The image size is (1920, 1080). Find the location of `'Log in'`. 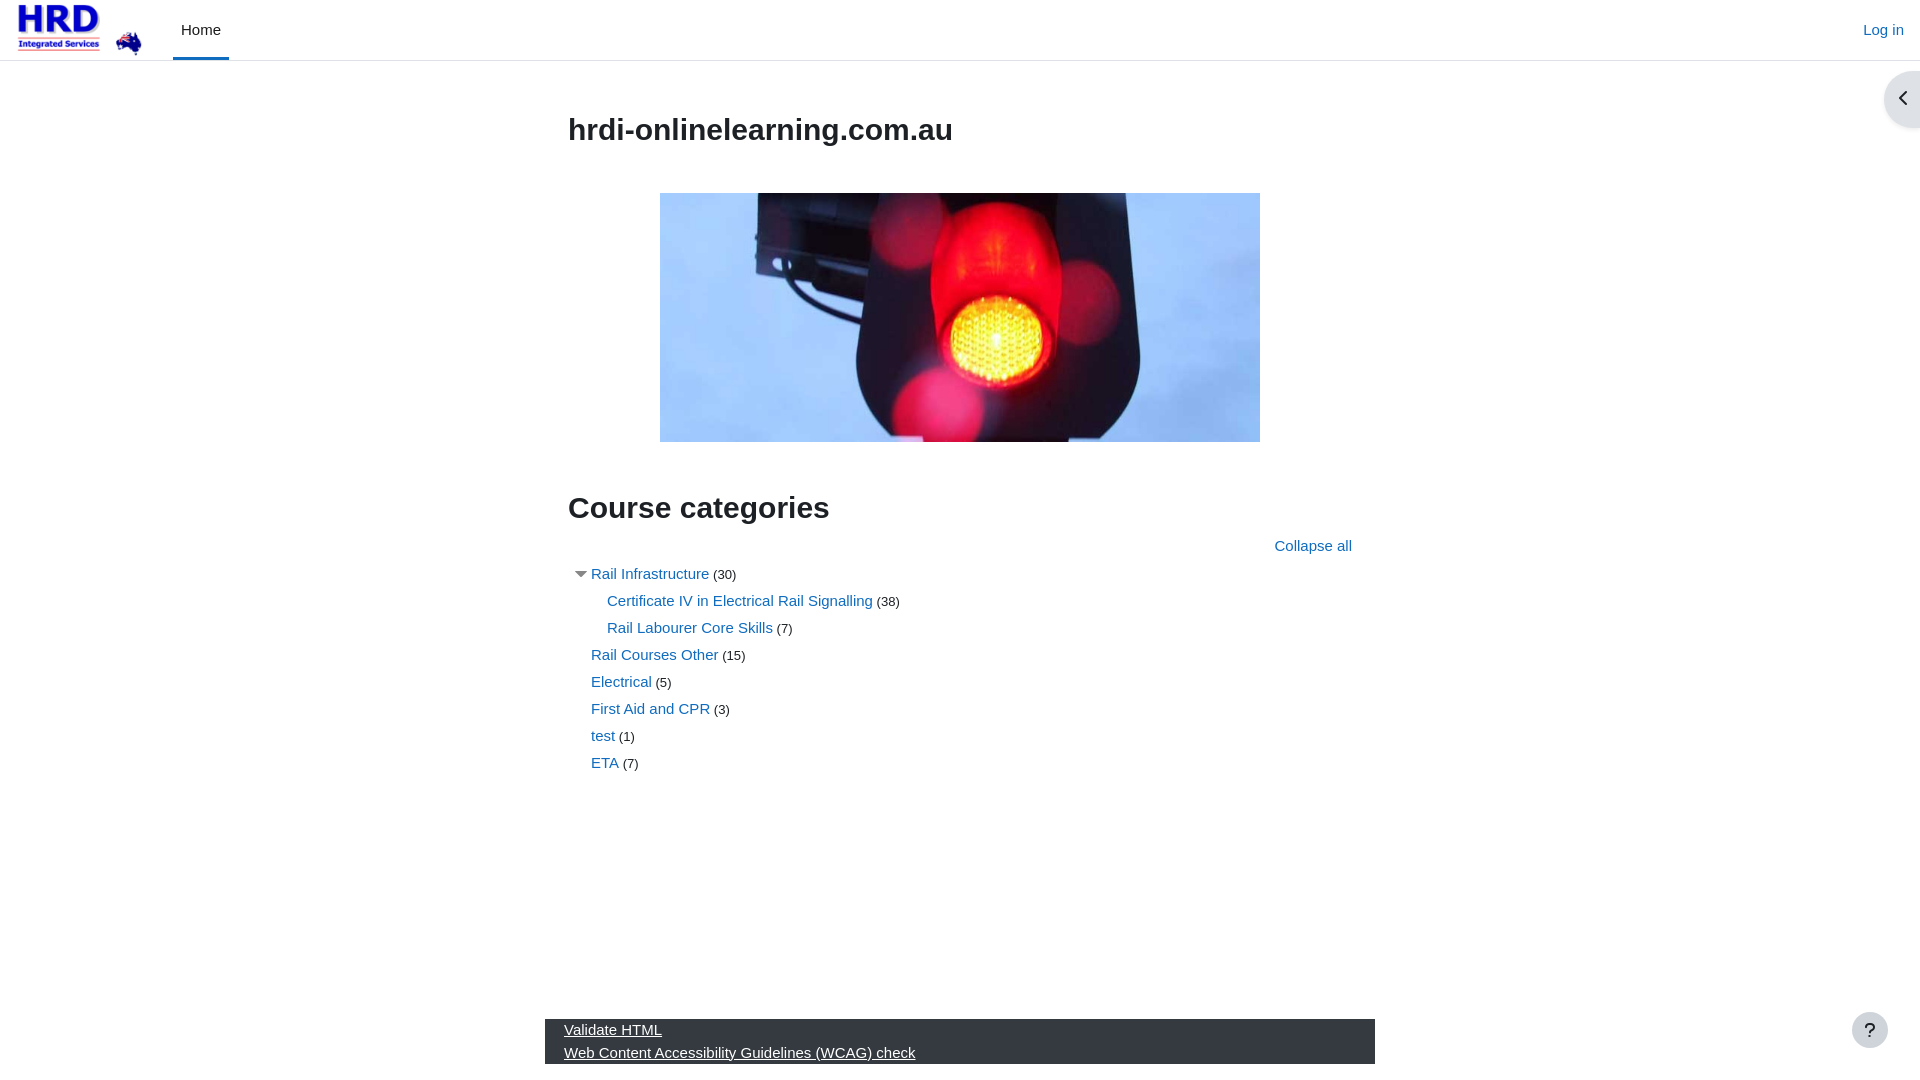

'Log in' is located at coordinates (1882, 30).